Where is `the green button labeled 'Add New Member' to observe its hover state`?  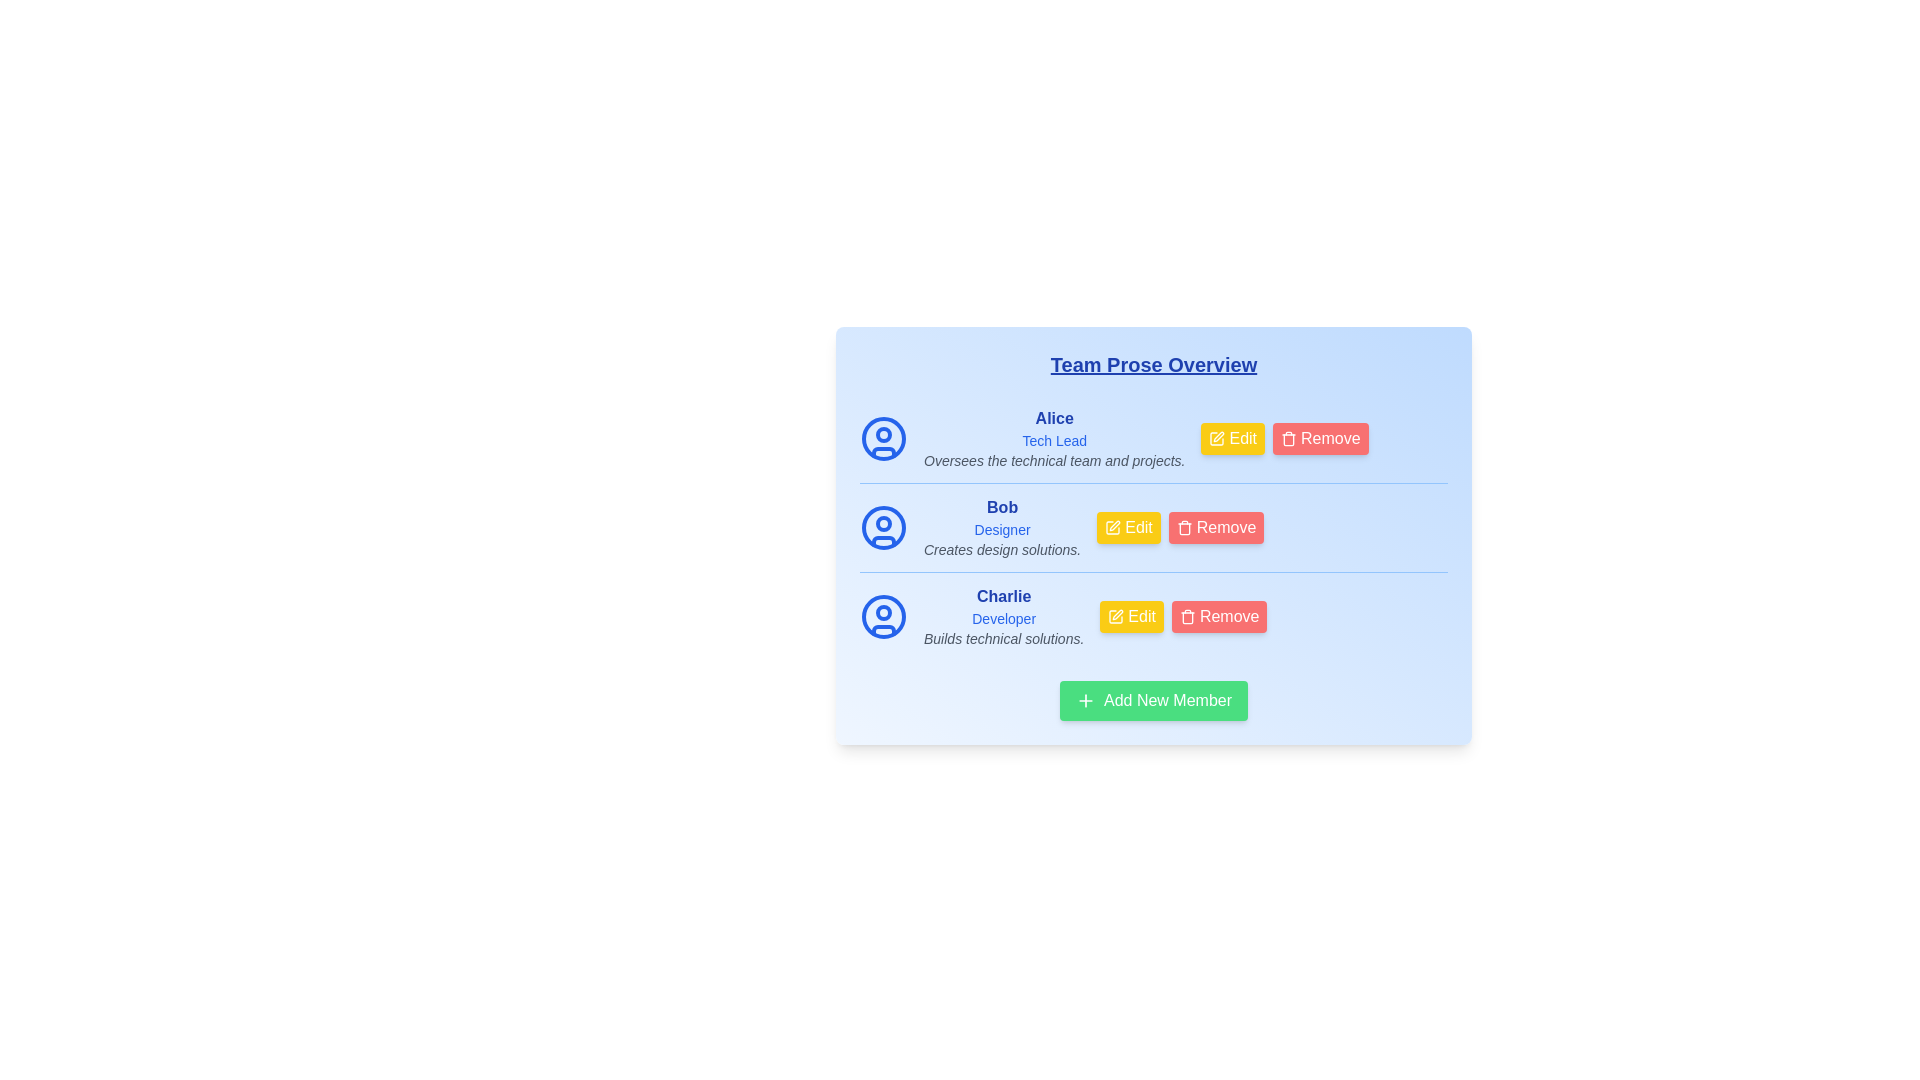 the green button labeled 'Add New Member' to observe its hover state is located at coordinates (1153, 700).